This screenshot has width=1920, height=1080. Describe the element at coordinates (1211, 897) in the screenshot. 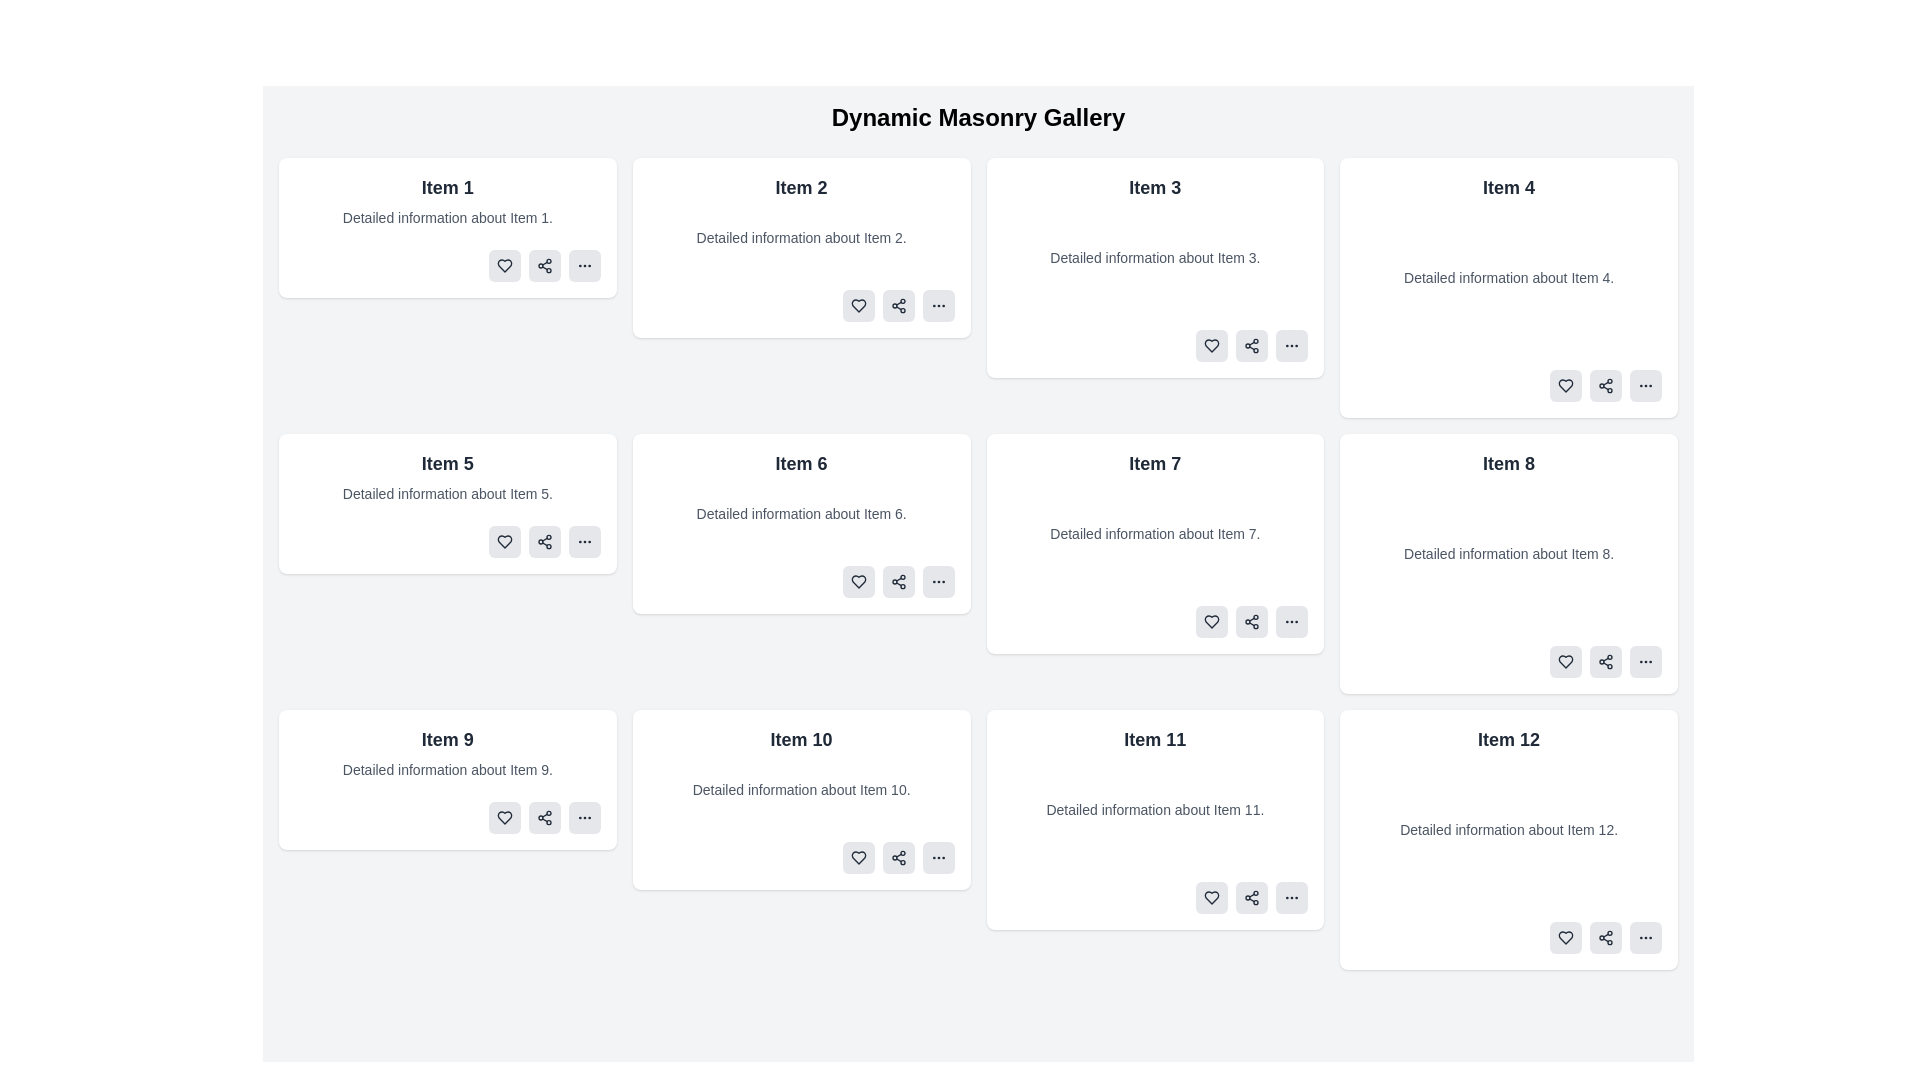

I see `the heart-shaped icon button with a thin, outlined design located in the bottom-right corner of the card for 'Item 11'` at that location.